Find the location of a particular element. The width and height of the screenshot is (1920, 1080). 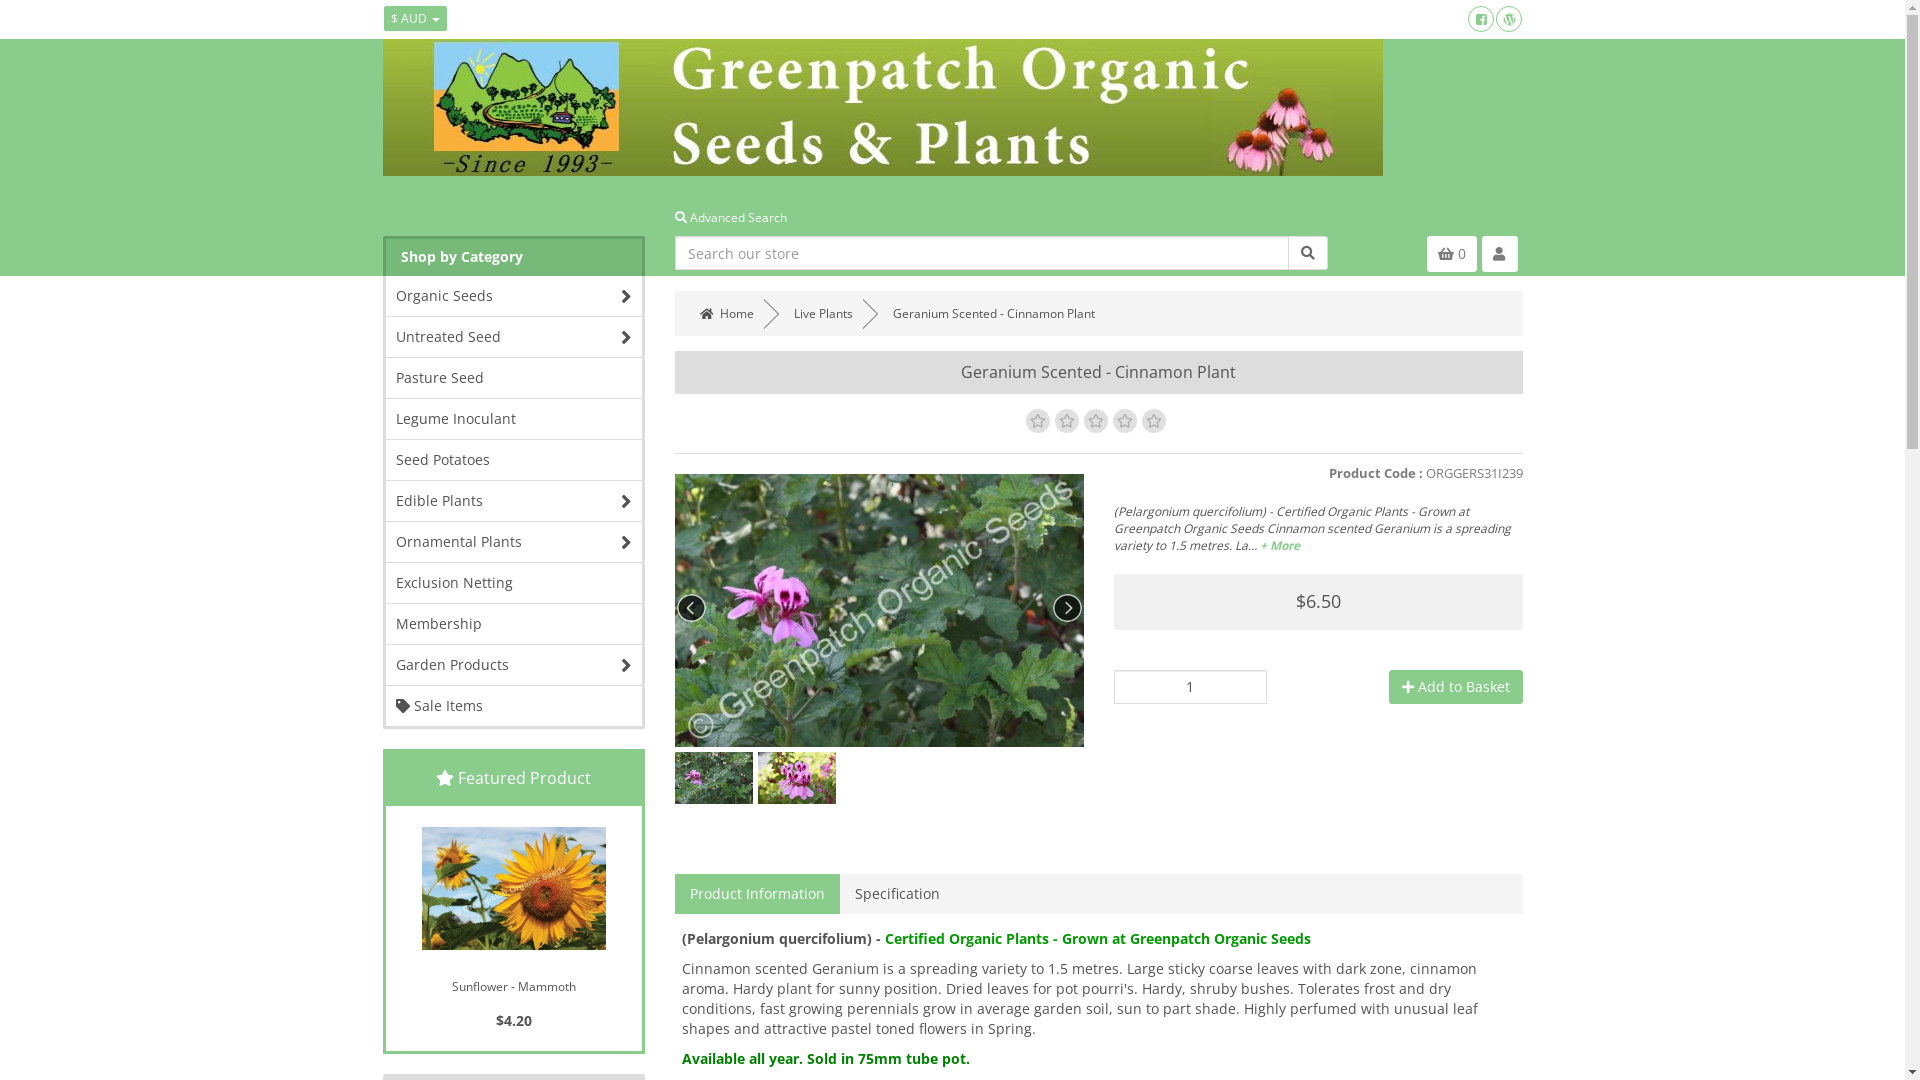

'+ More' is located at coordinates (1280, 545).